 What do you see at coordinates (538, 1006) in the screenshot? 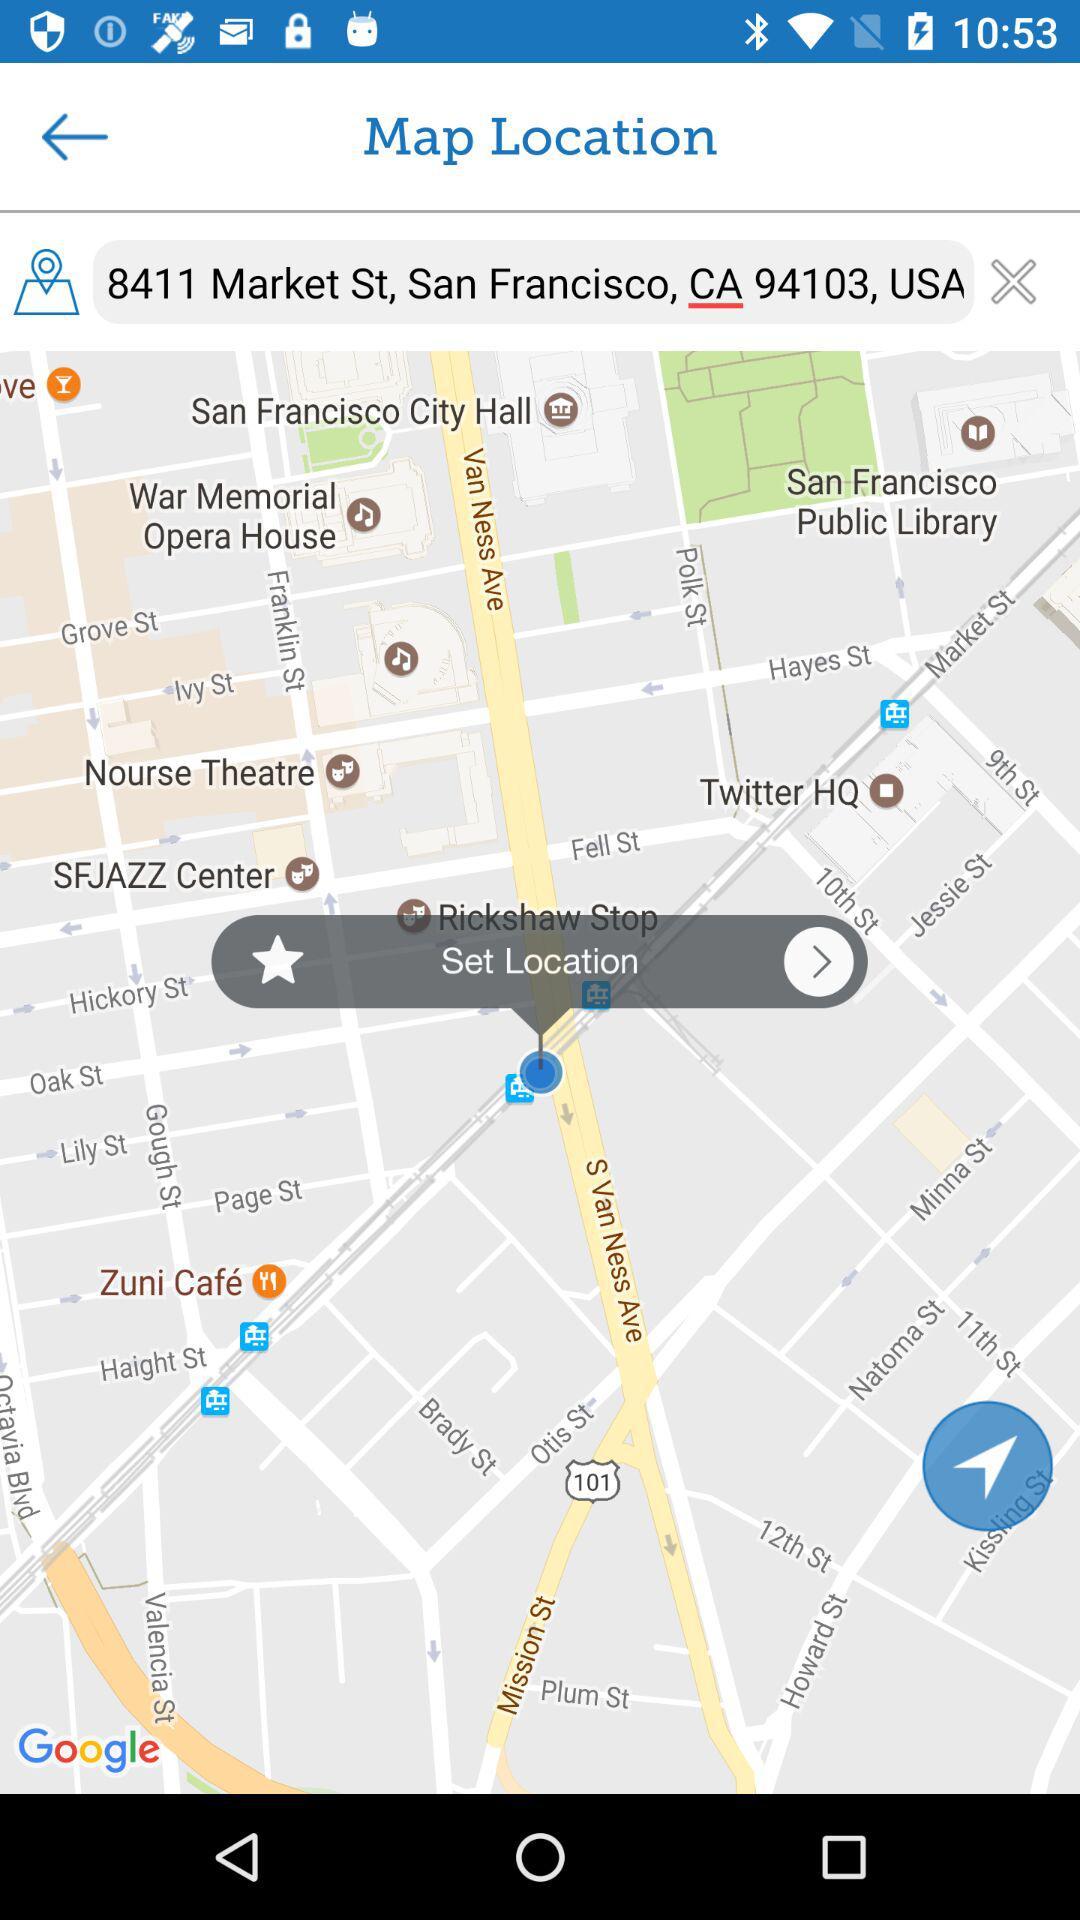
I see `sets the shown location as my location` at bounding box center [538, 1006].